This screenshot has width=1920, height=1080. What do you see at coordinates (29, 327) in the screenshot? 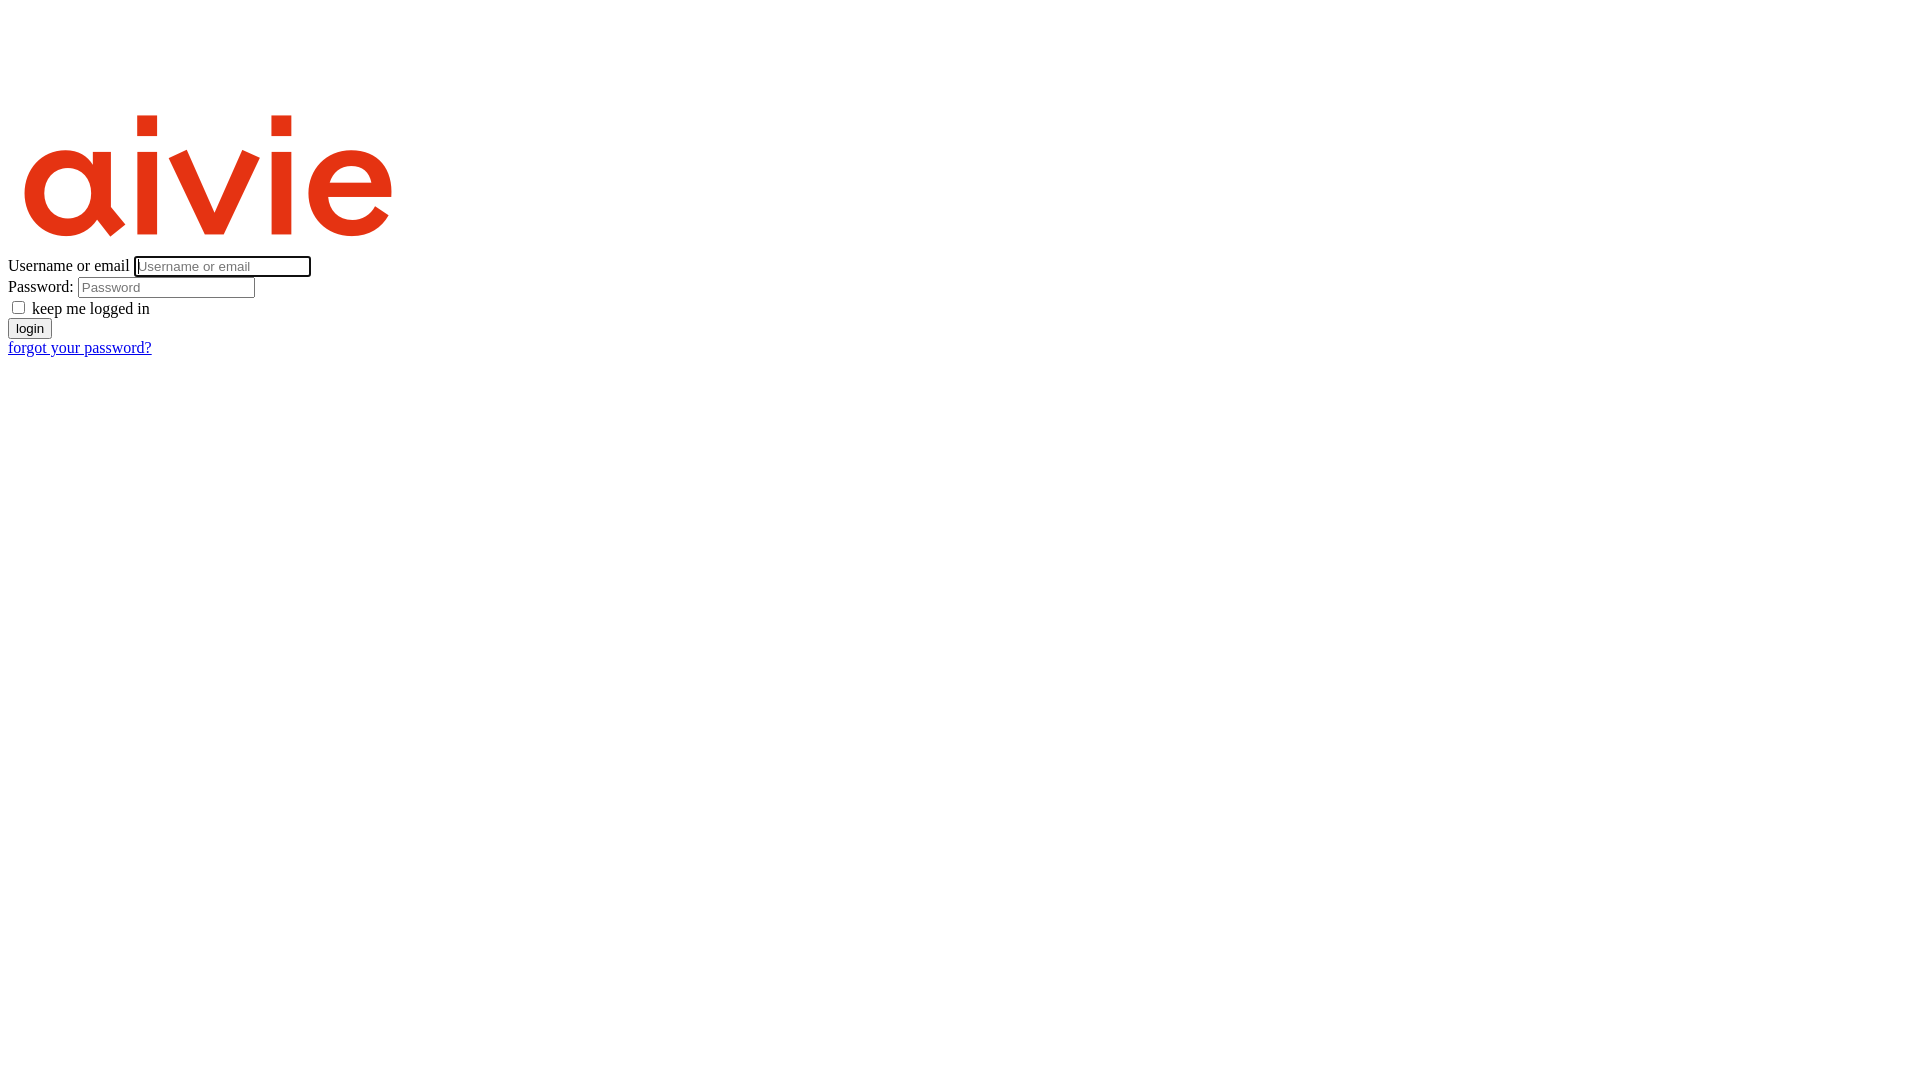
I see `'login'` at bounding box center [29, 327].